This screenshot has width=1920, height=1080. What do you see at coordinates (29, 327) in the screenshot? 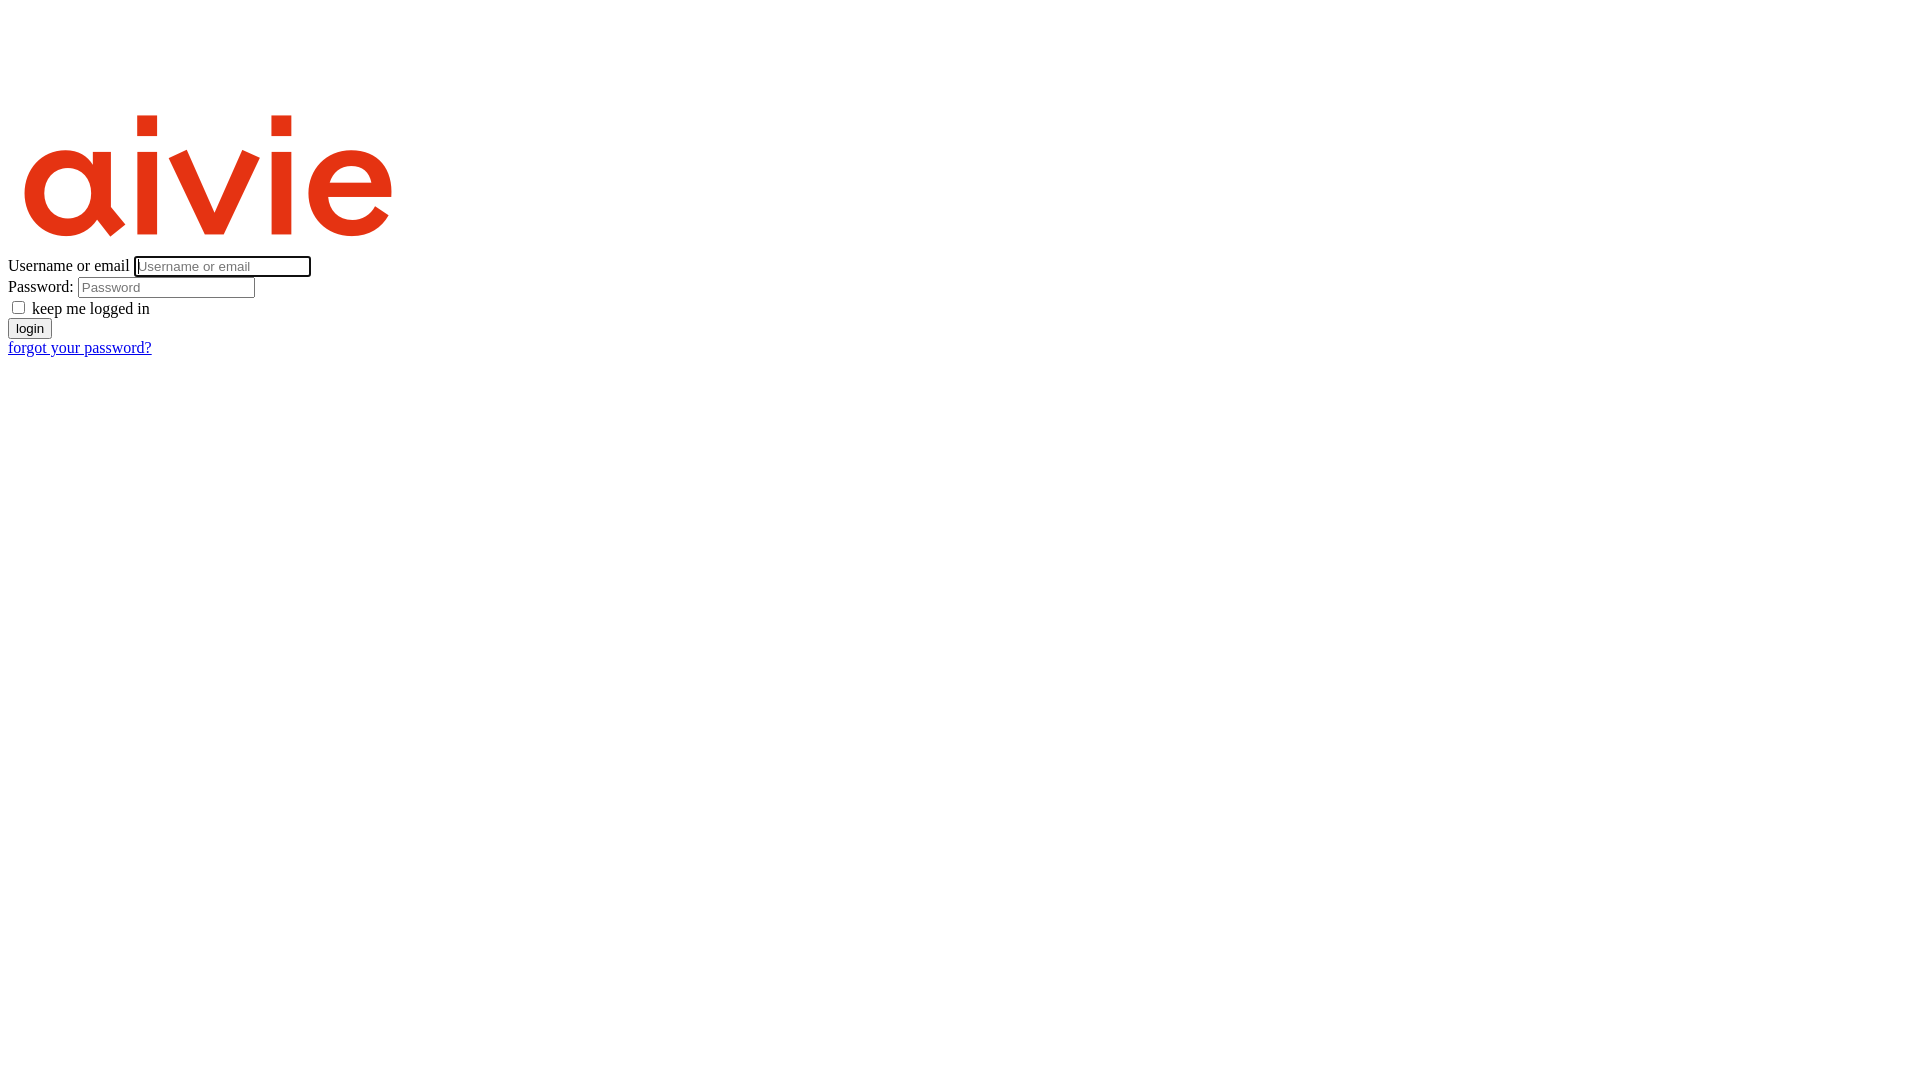
I see `'login'` at bounding box center [29, 327].